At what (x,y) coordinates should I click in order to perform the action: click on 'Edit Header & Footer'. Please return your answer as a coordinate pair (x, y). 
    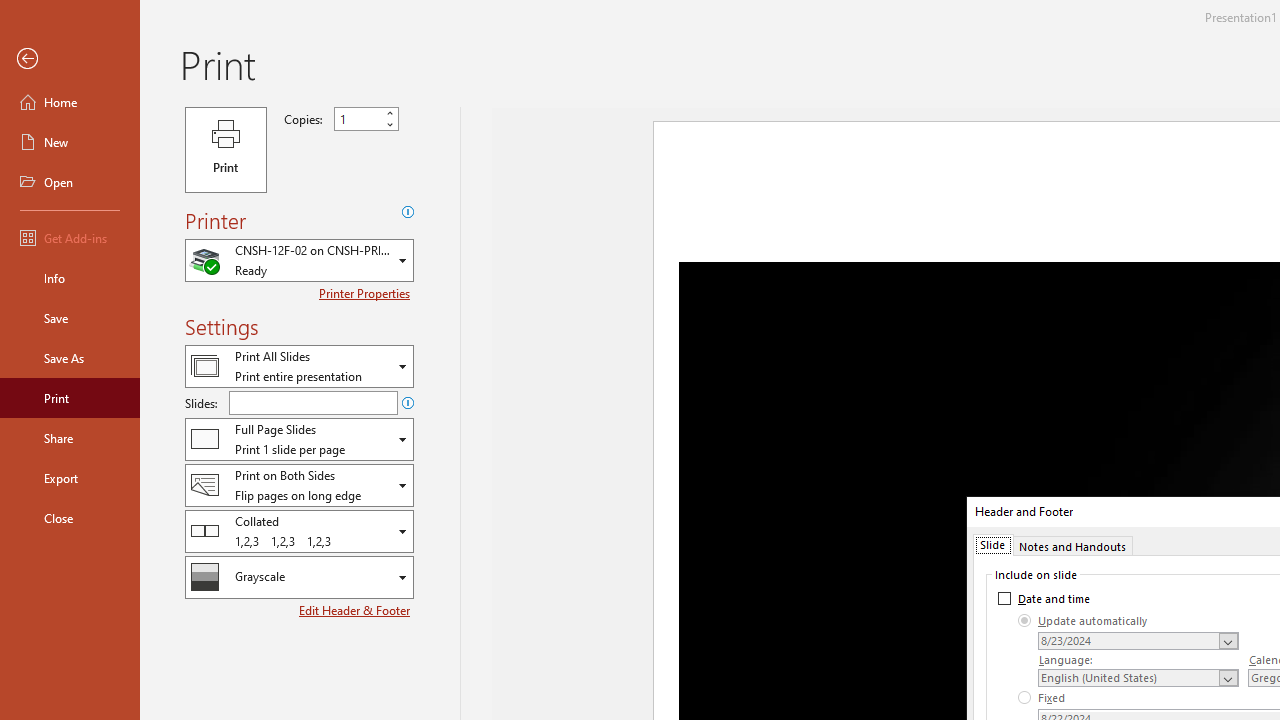
    Looking at the image, I should click on (356, 609).